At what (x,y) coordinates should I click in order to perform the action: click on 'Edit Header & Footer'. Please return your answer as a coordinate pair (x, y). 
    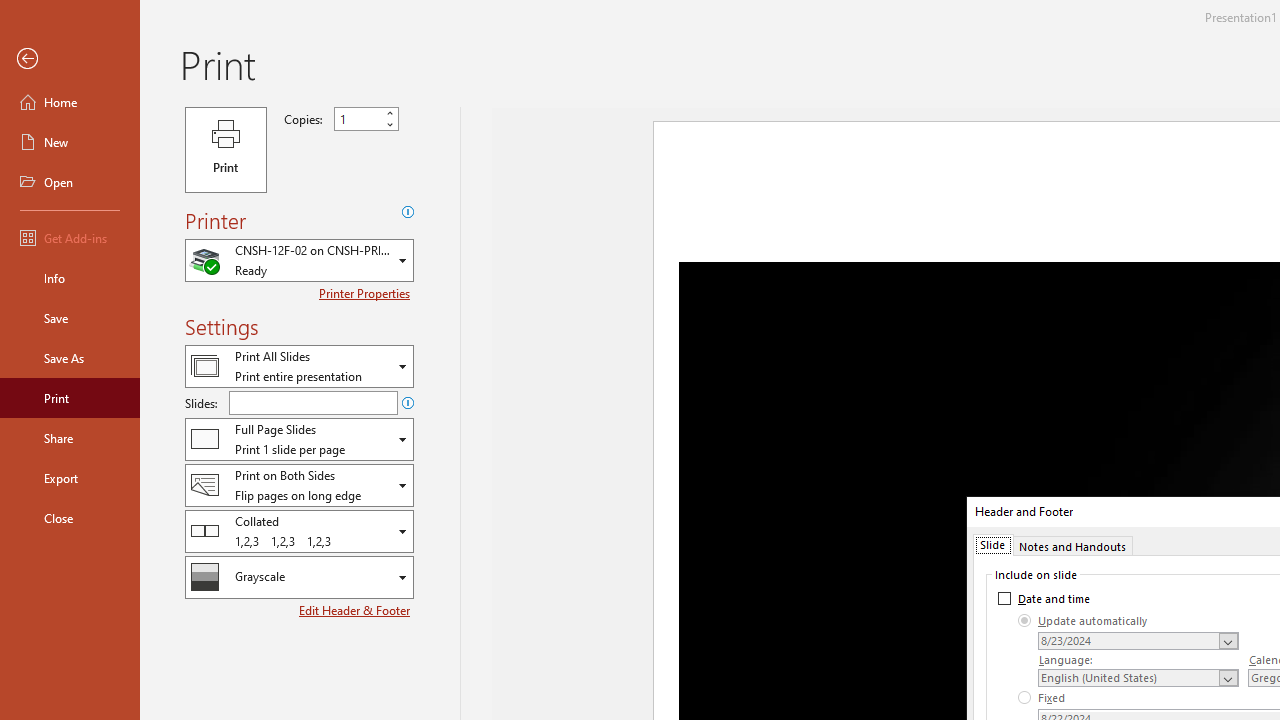
    Looking at the image, I should click on (356, 609).